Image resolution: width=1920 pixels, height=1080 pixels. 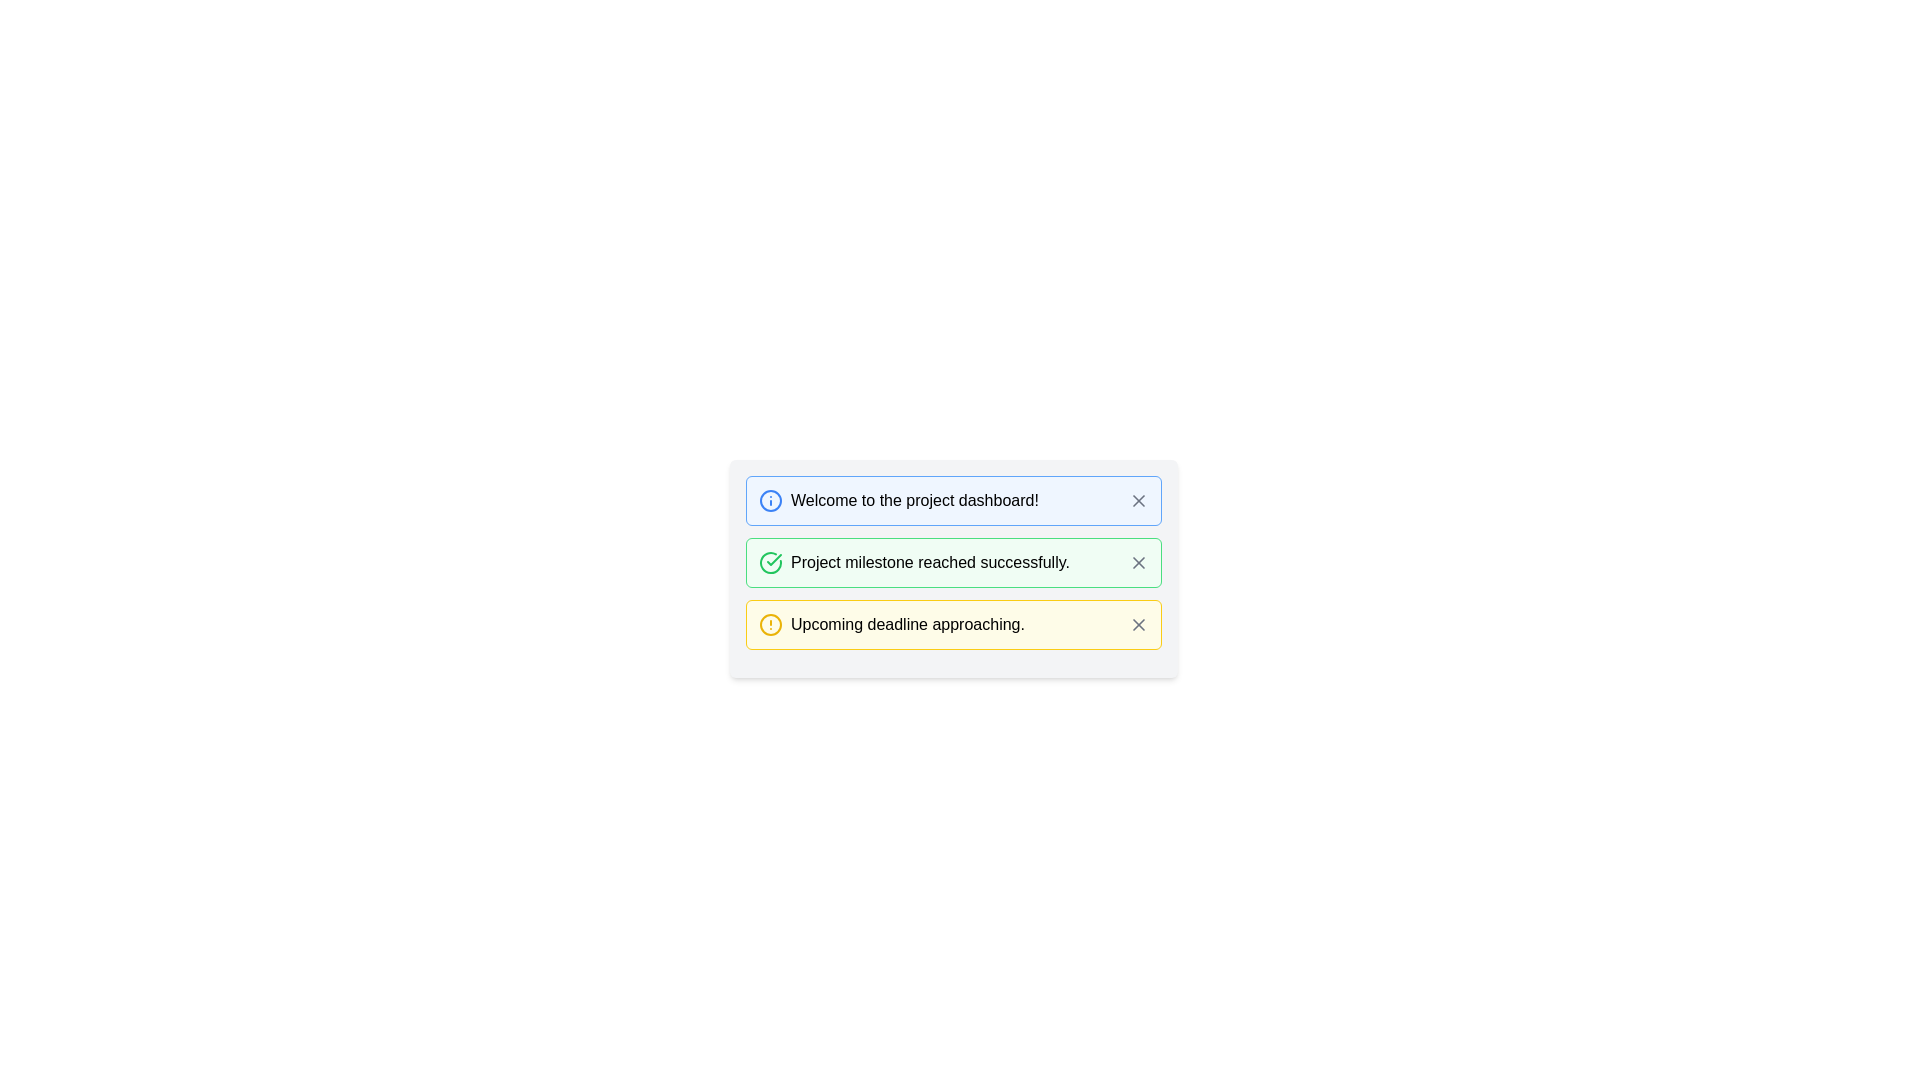 I want to click on the alert icon located to the left of the text 'Upcoming deadline approaching' in the third notification entry, so click(x=770, y=623).